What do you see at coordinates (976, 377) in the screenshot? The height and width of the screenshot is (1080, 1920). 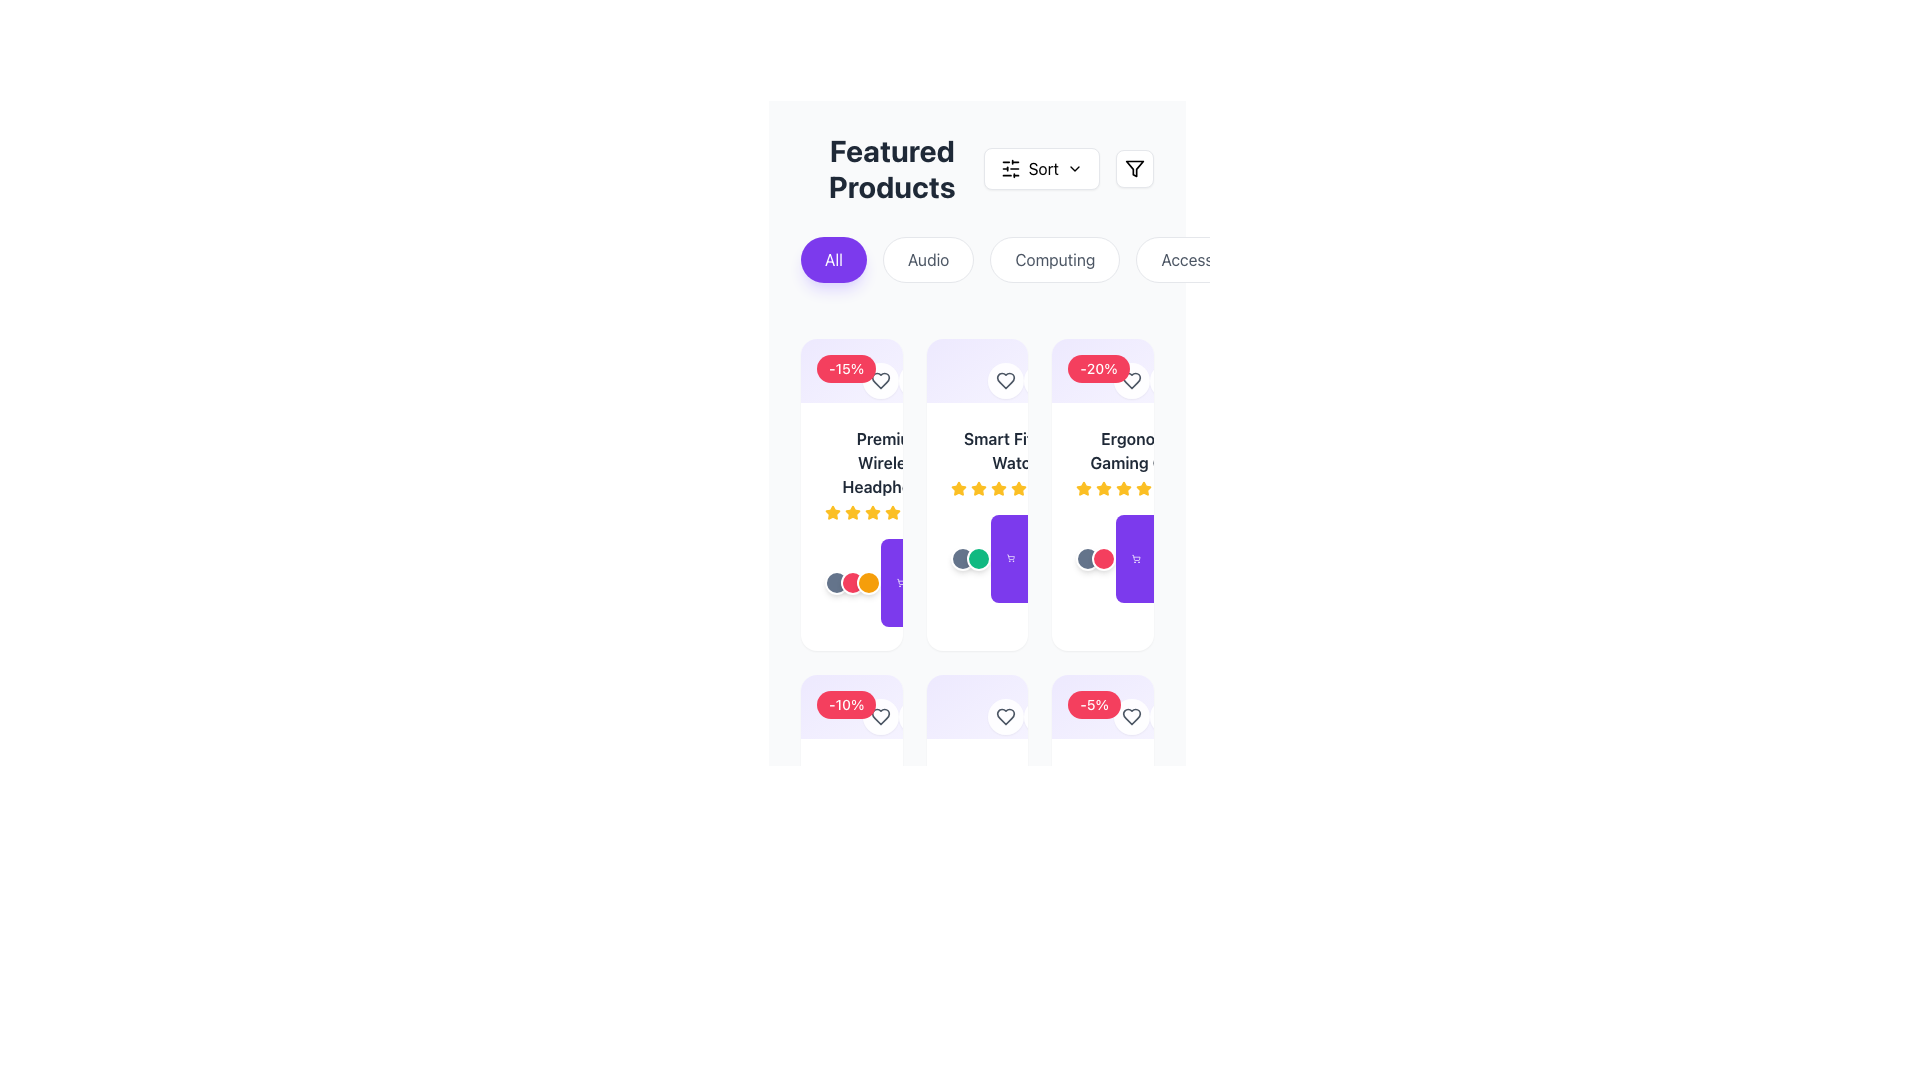 I see `the favorite button located in the top-right corner of the product card for 'Smart Fit Watch'` at bounding box center [976, 377].